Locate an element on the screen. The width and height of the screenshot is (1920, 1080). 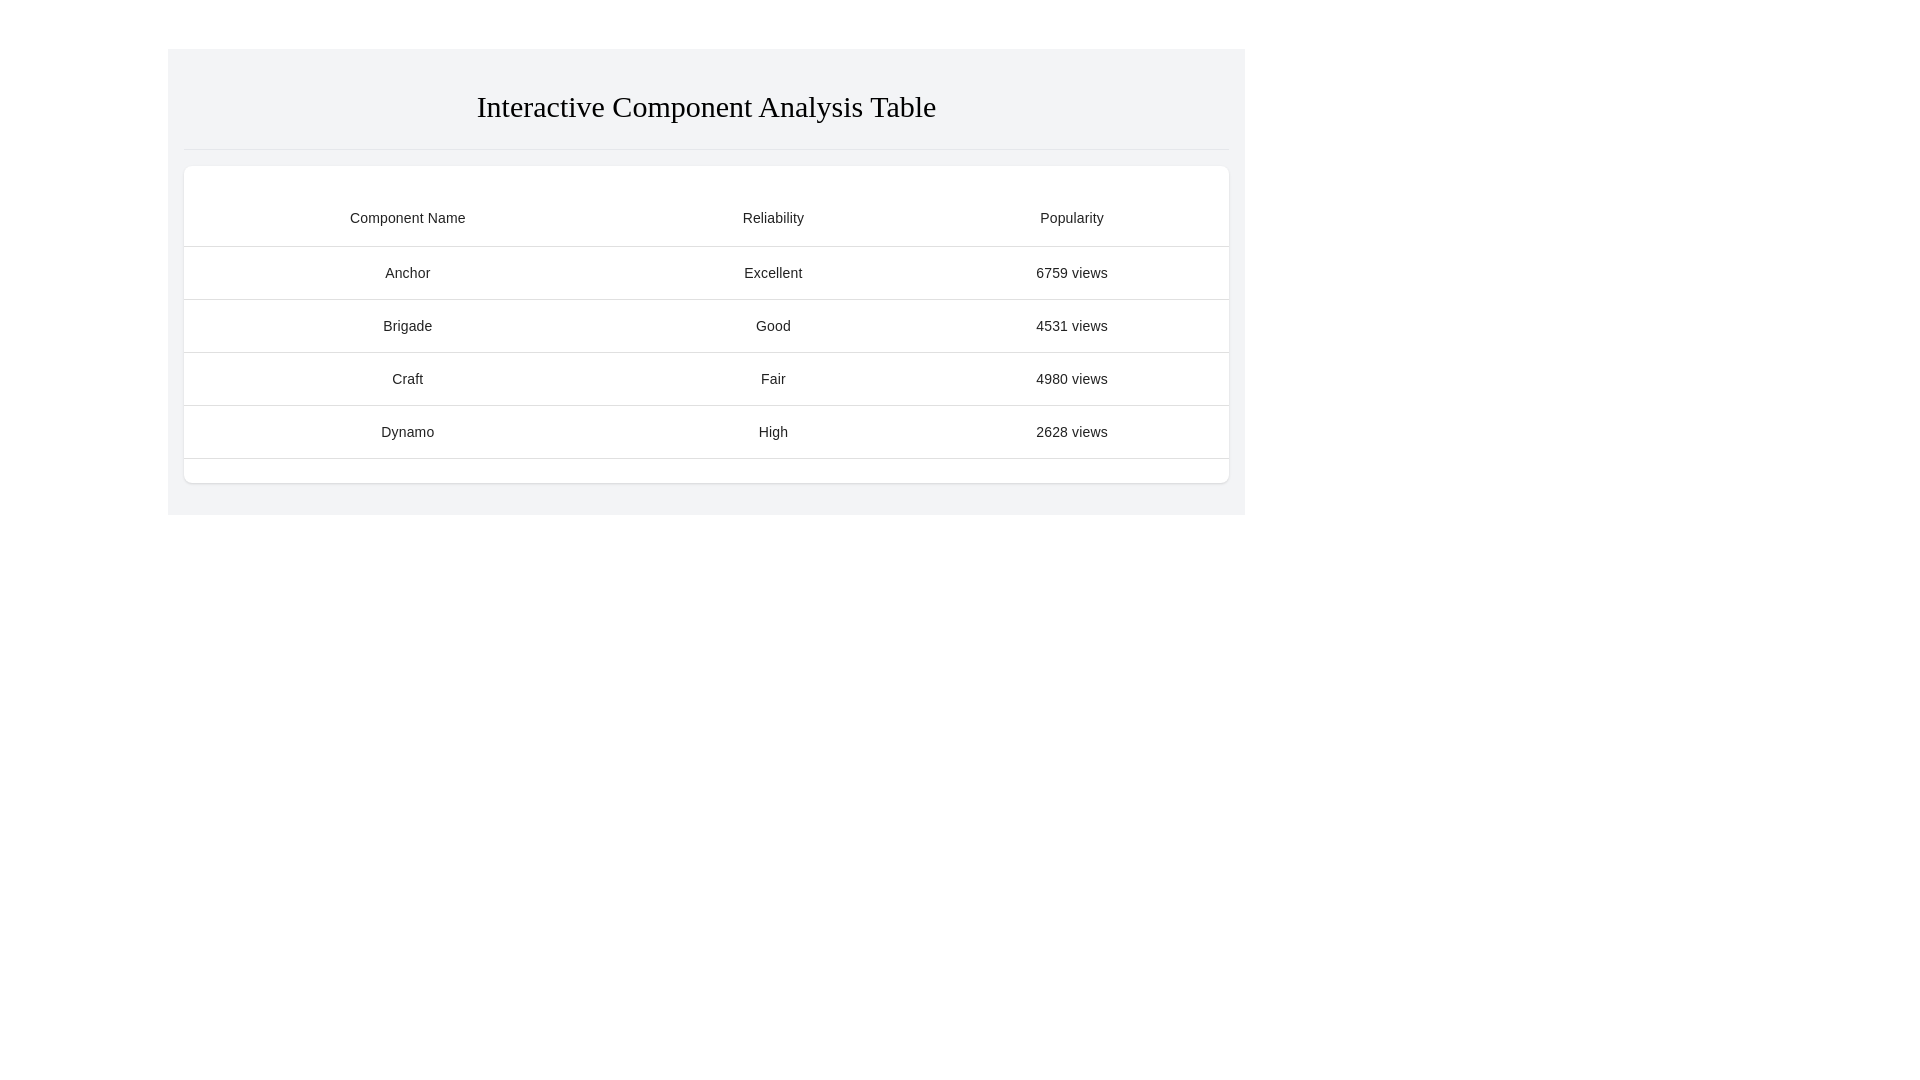
the first table cell displaying the name of a component or item, which is positioned centrally within the table row is located at coordinates (406, 379).